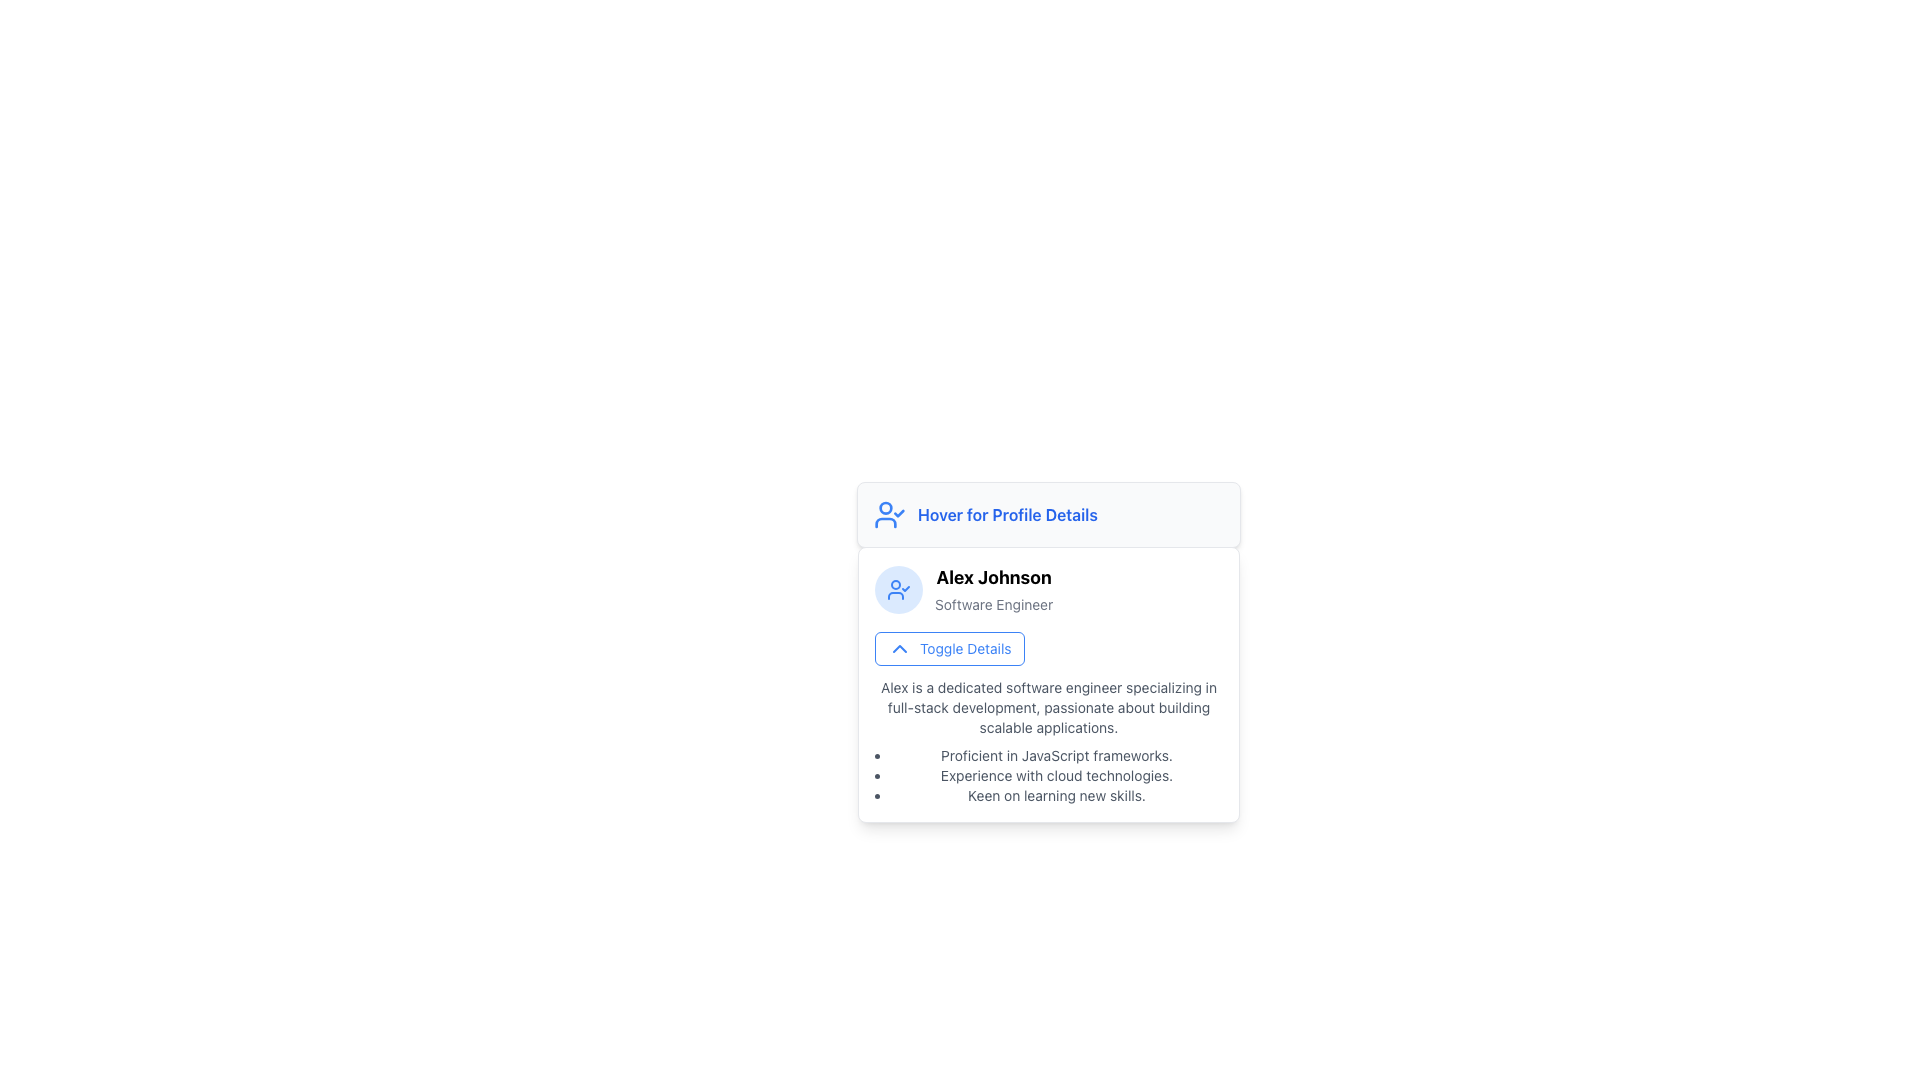  Describe the element at coordinates (899, 648) in the screenshot. I see `the chevron icon within the 'Toggle Details' button located in the second section of Alex Johnson's profile card` at that location.